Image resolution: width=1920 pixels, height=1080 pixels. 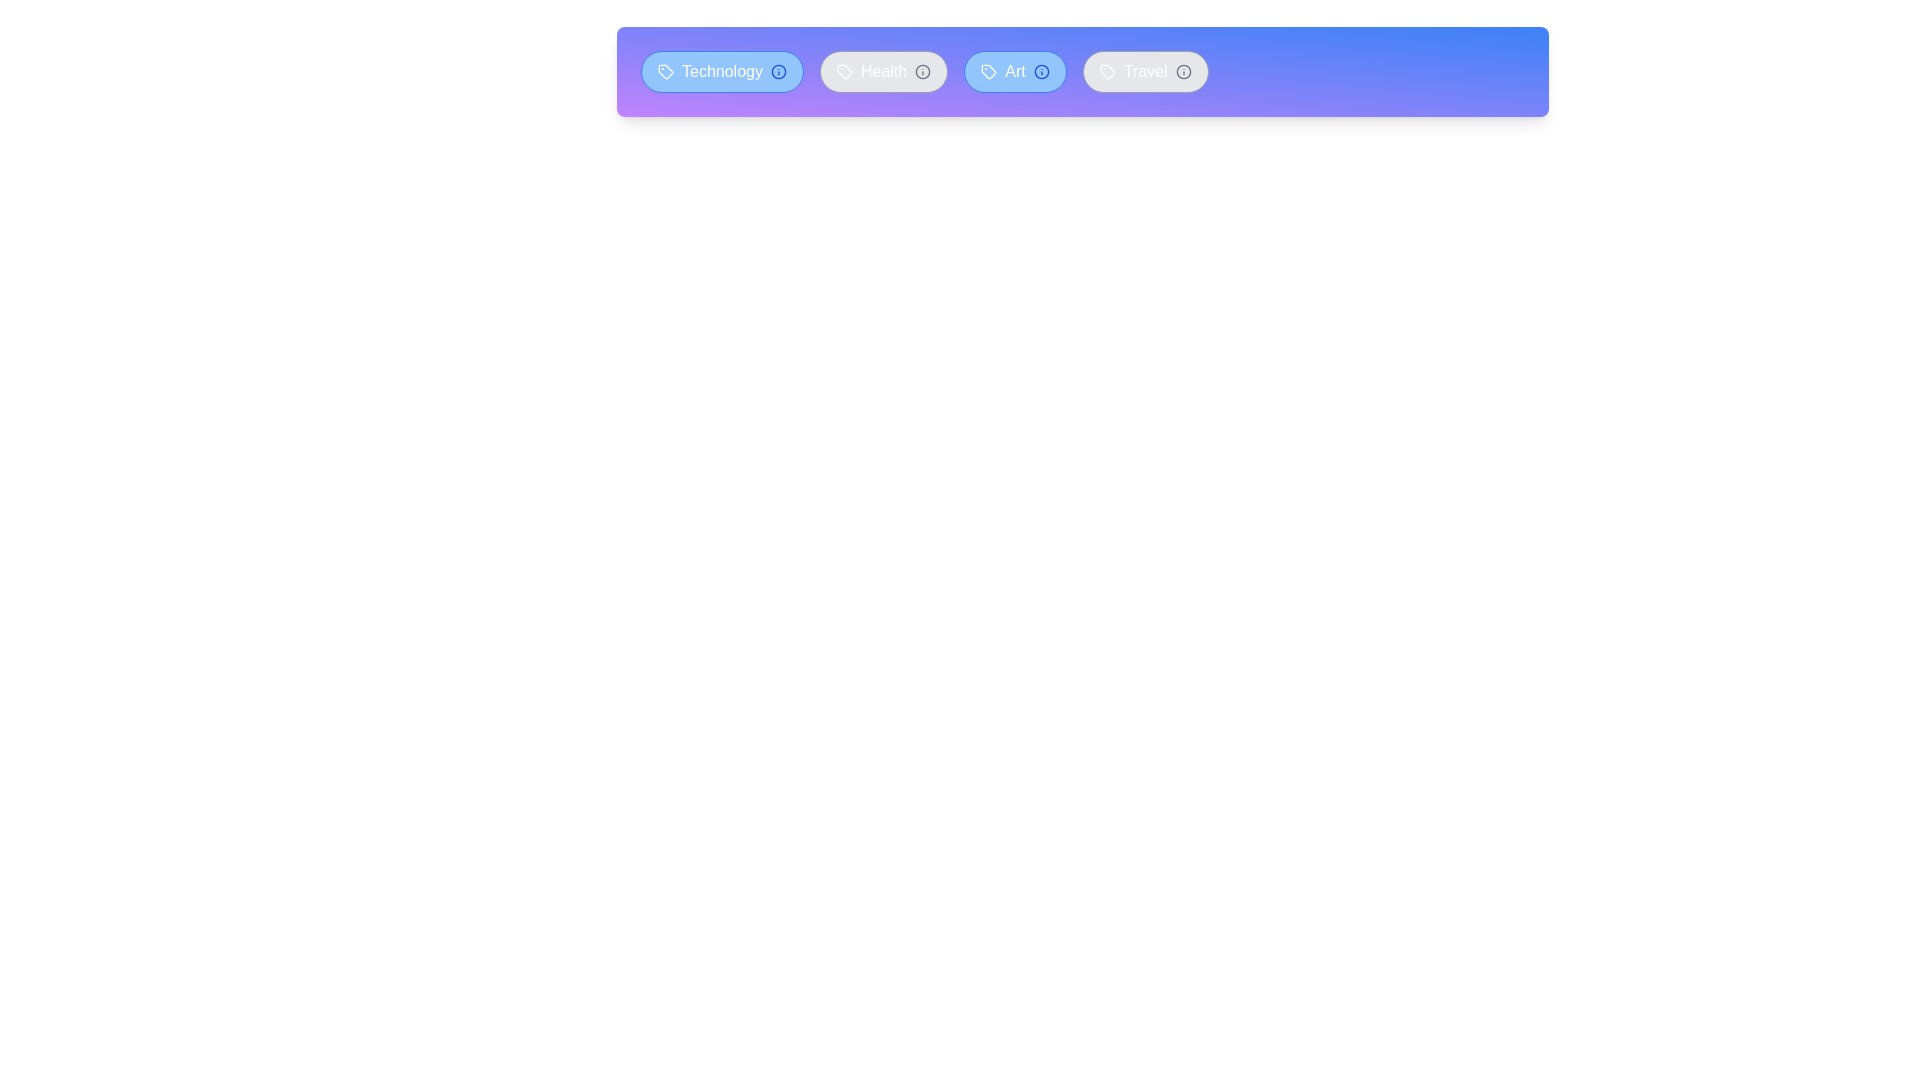 What do you see at coordinates (882, 71) in the screenshot?
I see `the tag labeled Health to toggle its active status` at bounding box center [882, 71].